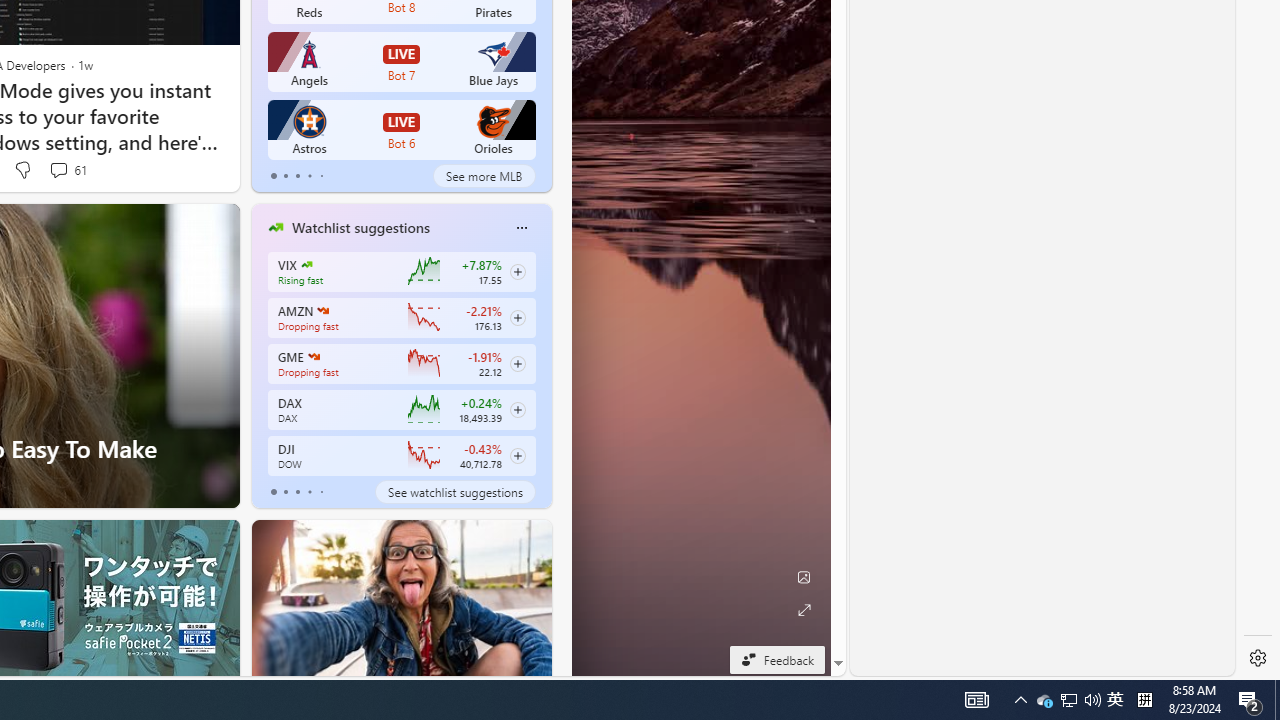 Image resolution: width=1280 pixels, height=720 pixels. I want to click on 'See watchlist suggestions', so click(454, 492).